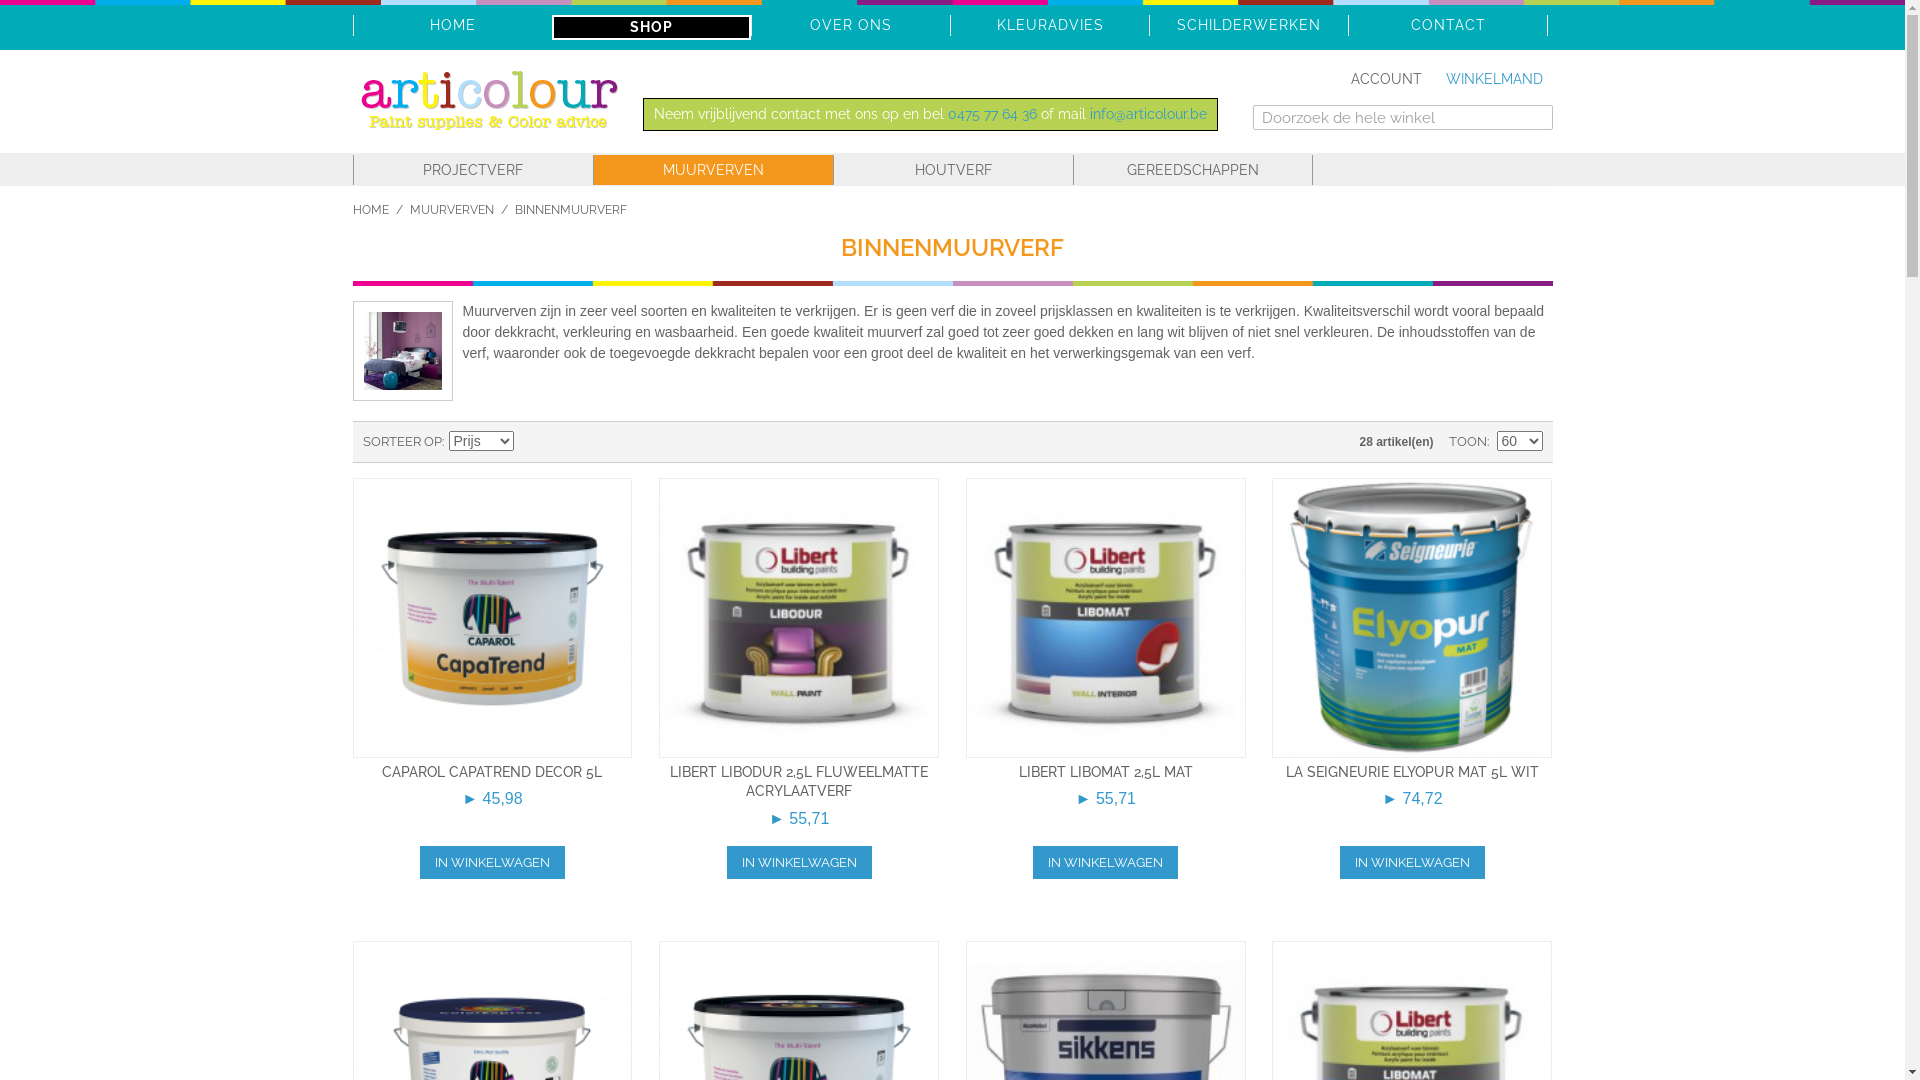  Describe the element at coordinates (1088, 114) in the screenshot. I see `'info@articolour.be'` at that location.